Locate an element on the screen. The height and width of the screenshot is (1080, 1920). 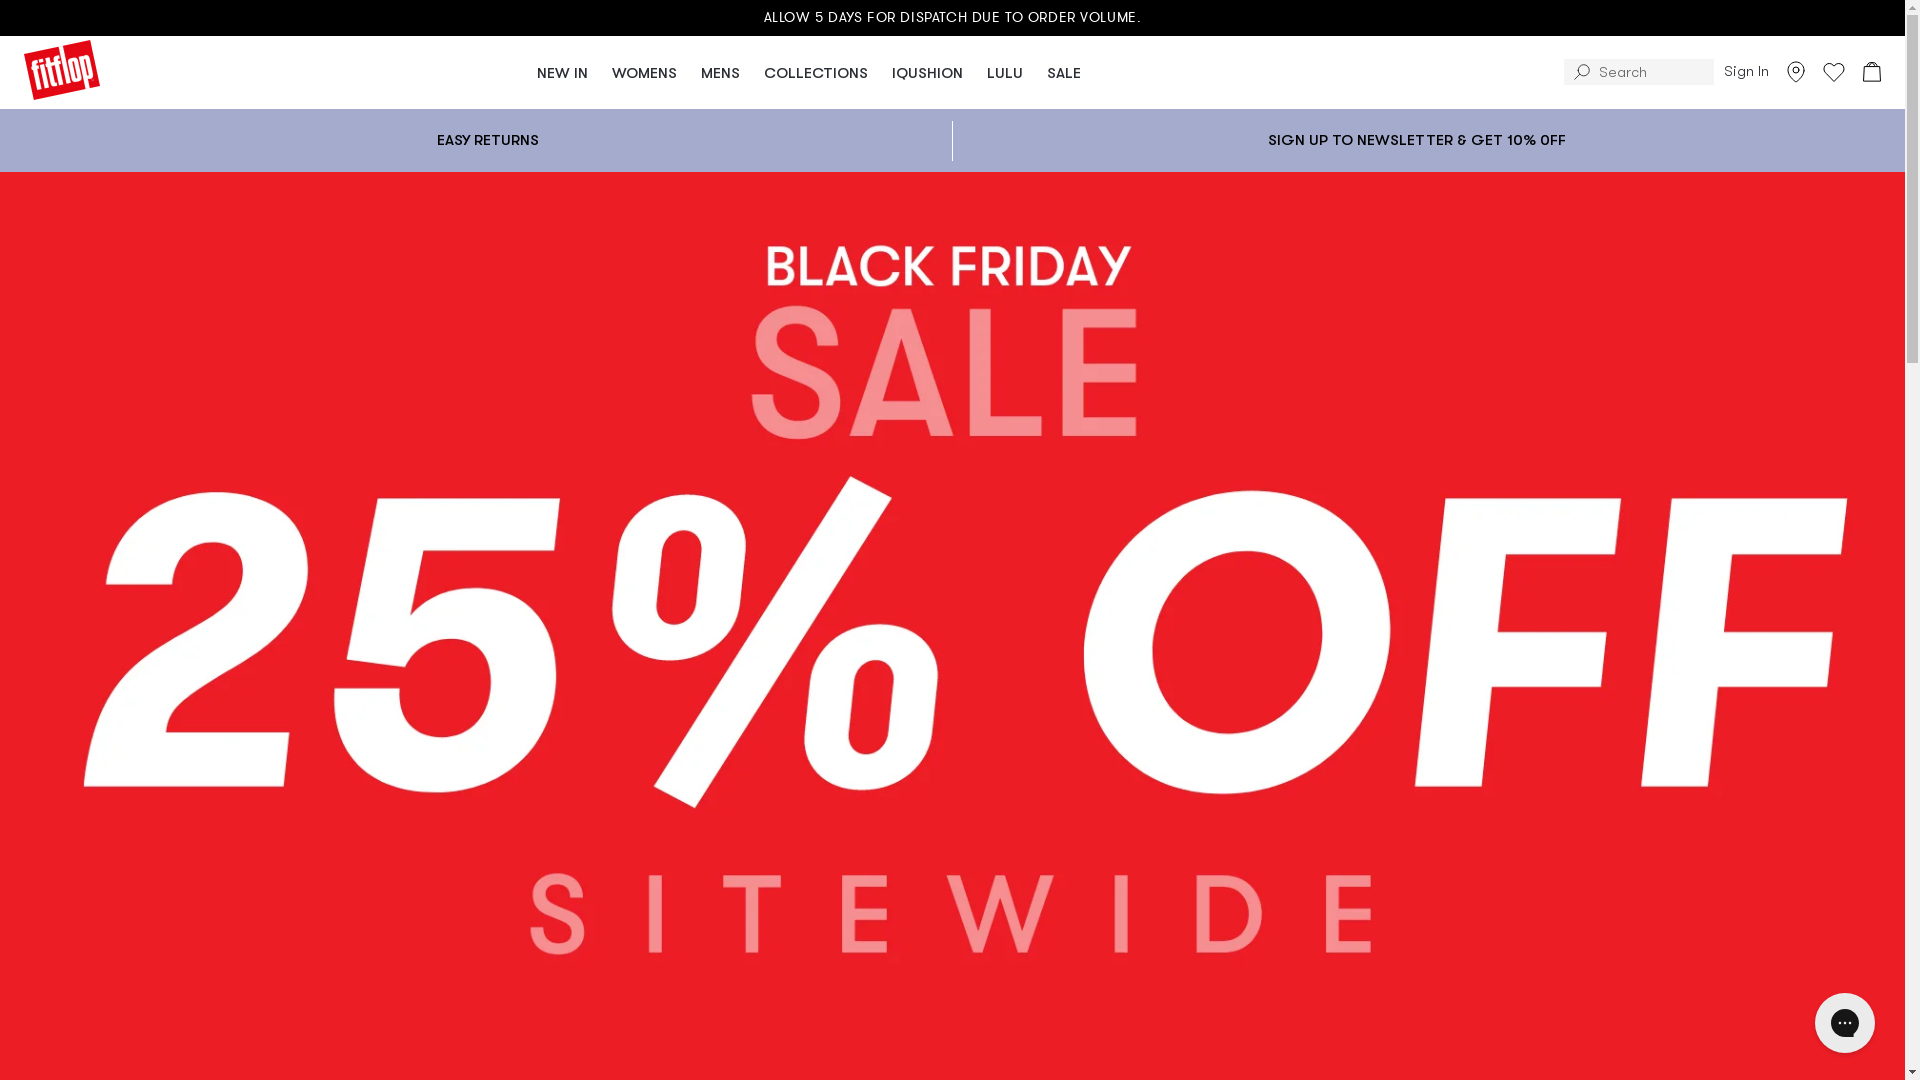
'MENS' is located at coordinates (720, 70).